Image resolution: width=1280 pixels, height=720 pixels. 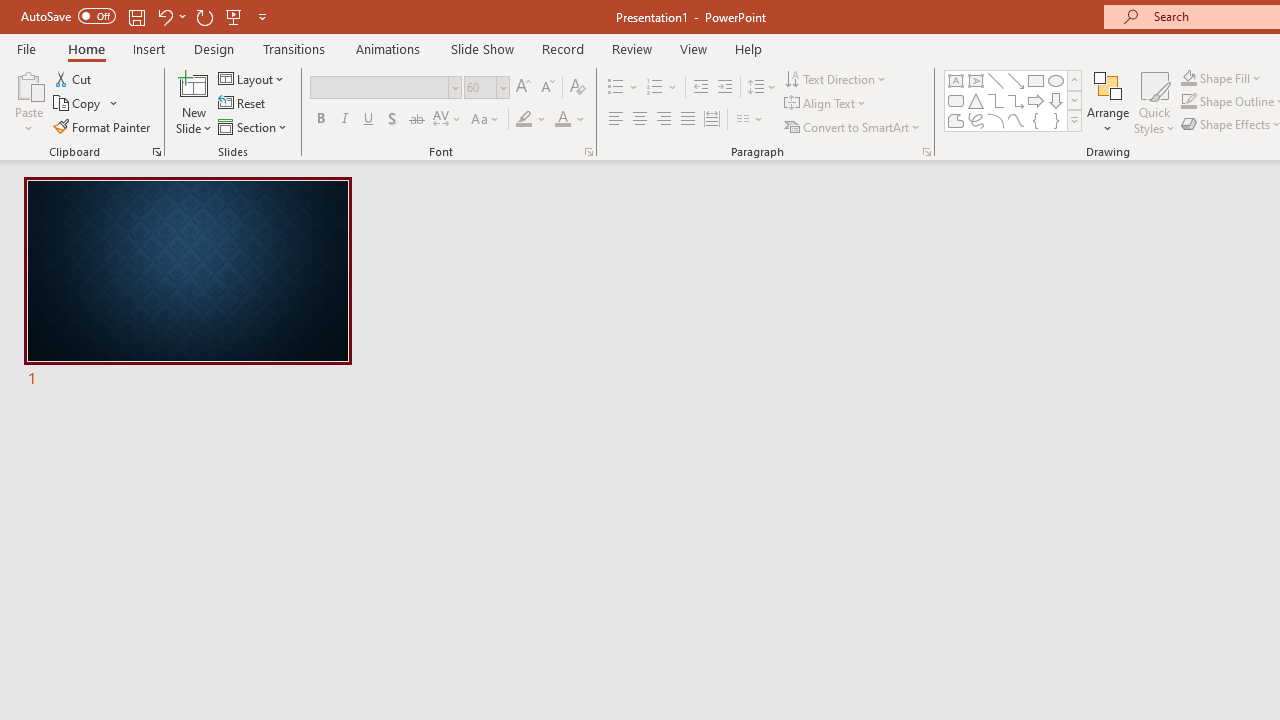 I want to click on 'Row up', so click(x=1073, y=79).